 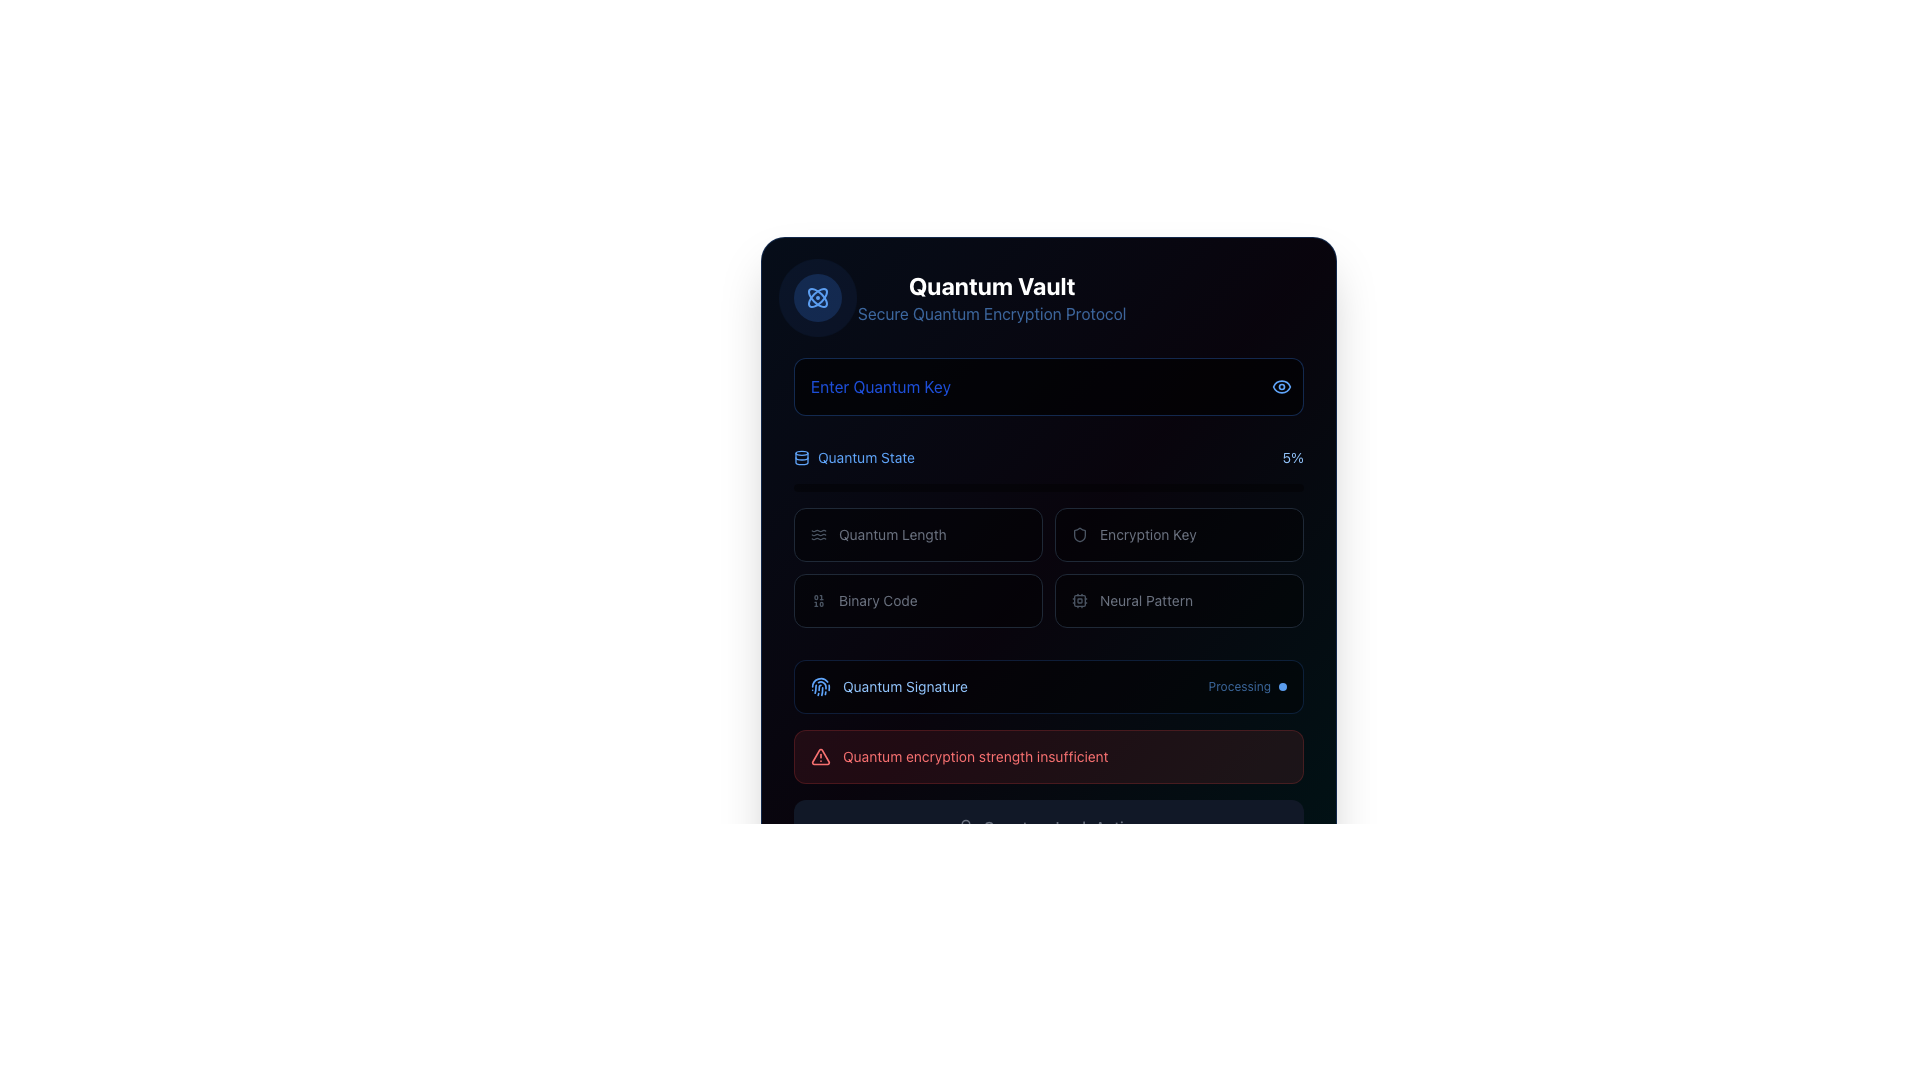 I want to click on the interactive card displaying 'Binary Code' with a translucent black background and rounded corners, located in the bottom-left cell of the grid layout, so click(x=917, y=600).